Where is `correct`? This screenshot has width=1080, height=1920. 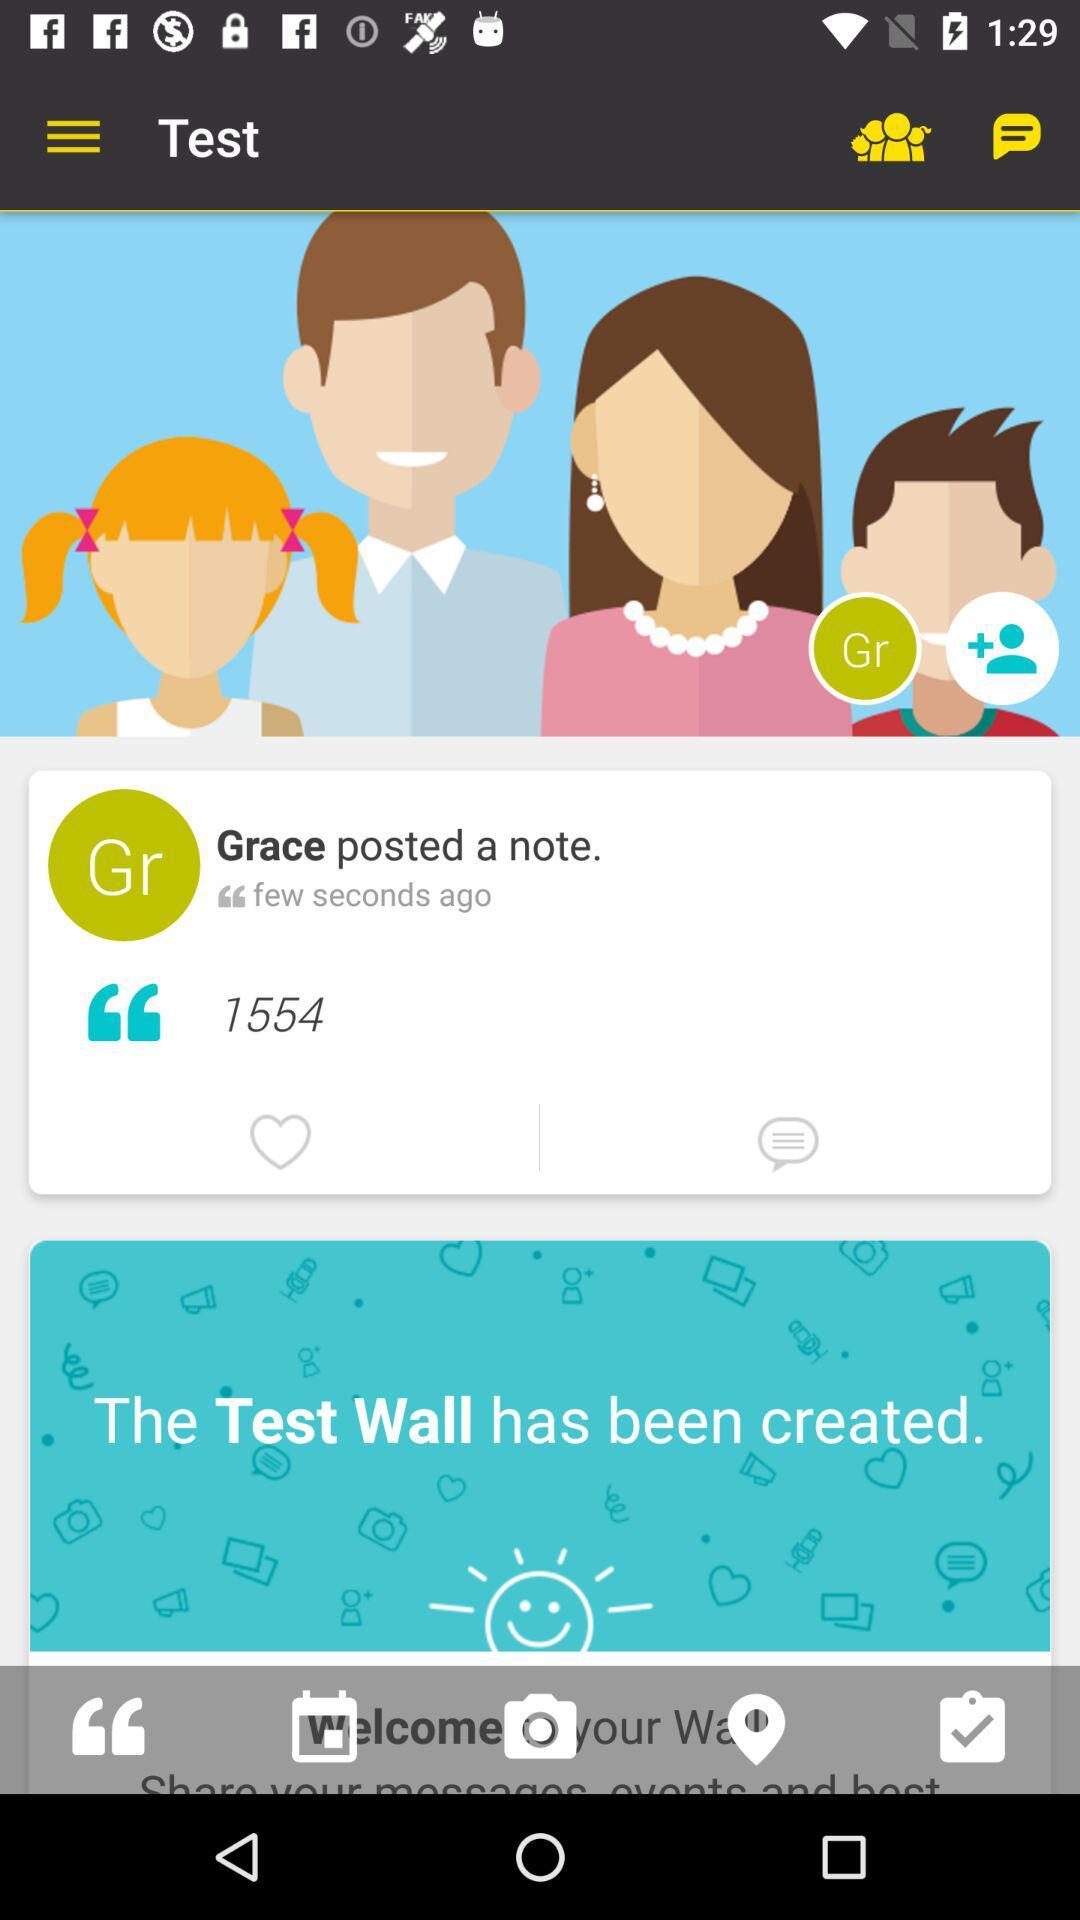
correct is located at coordinates (971, 1728).